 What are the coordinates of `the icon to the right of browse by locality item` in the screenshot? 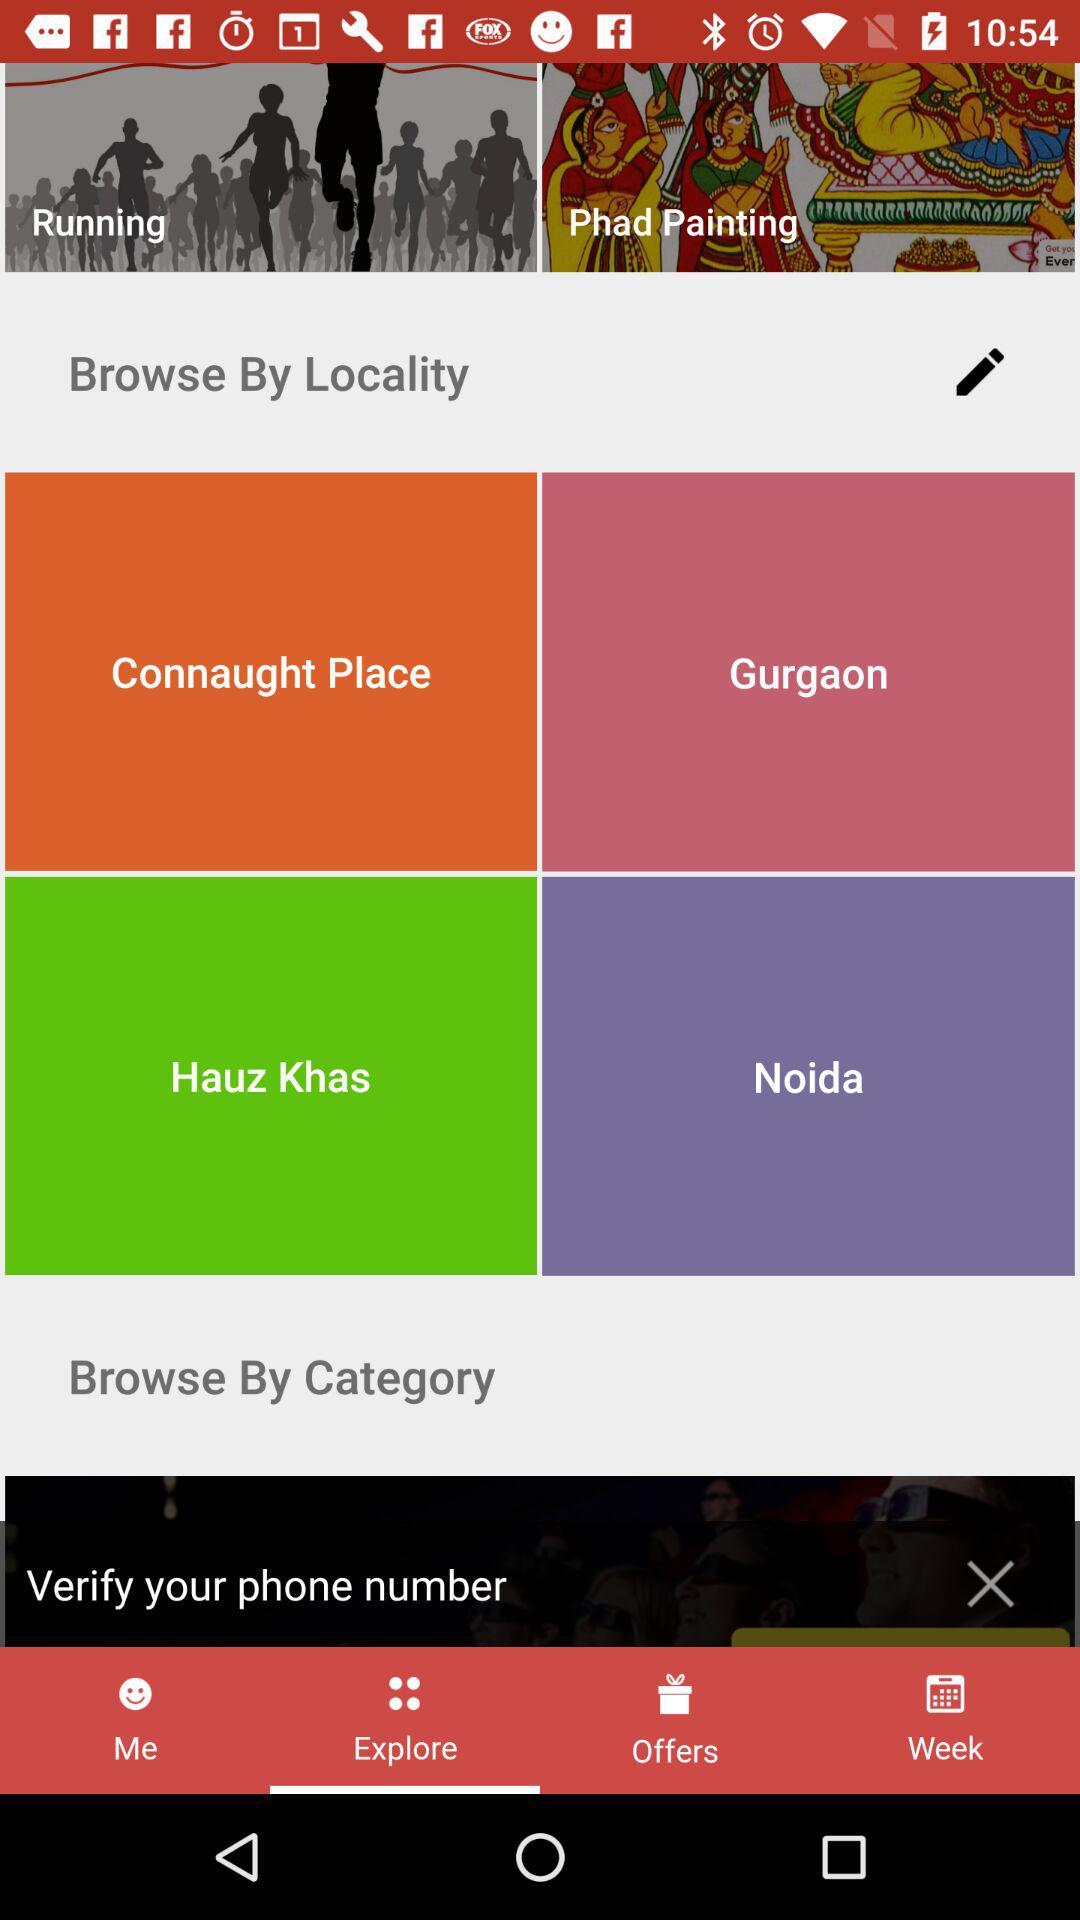 It's located at (979, 372).